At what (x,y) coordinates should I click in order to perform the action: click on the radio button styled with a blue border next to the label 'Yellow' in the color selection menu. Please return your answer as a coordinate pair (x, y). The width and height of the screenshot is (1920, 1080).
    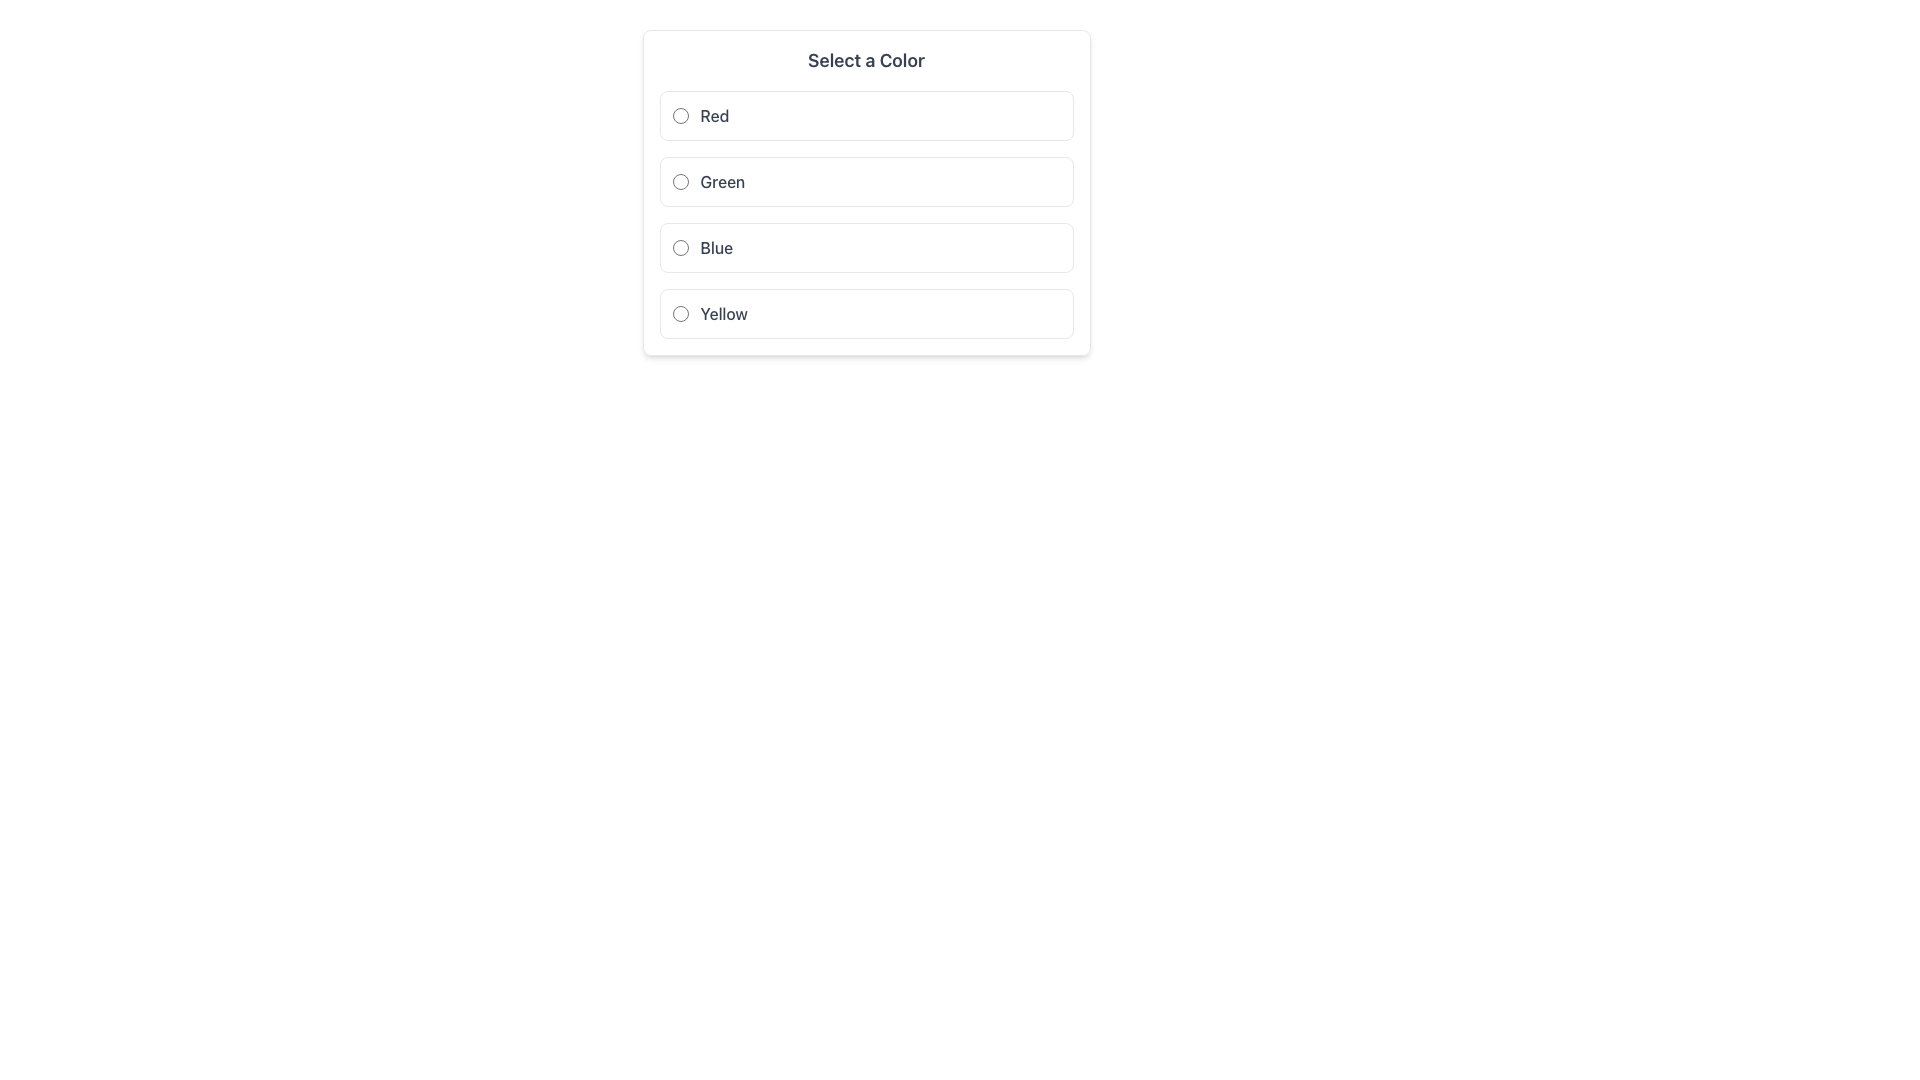
    Looking at the image, I should click on (680, 313).